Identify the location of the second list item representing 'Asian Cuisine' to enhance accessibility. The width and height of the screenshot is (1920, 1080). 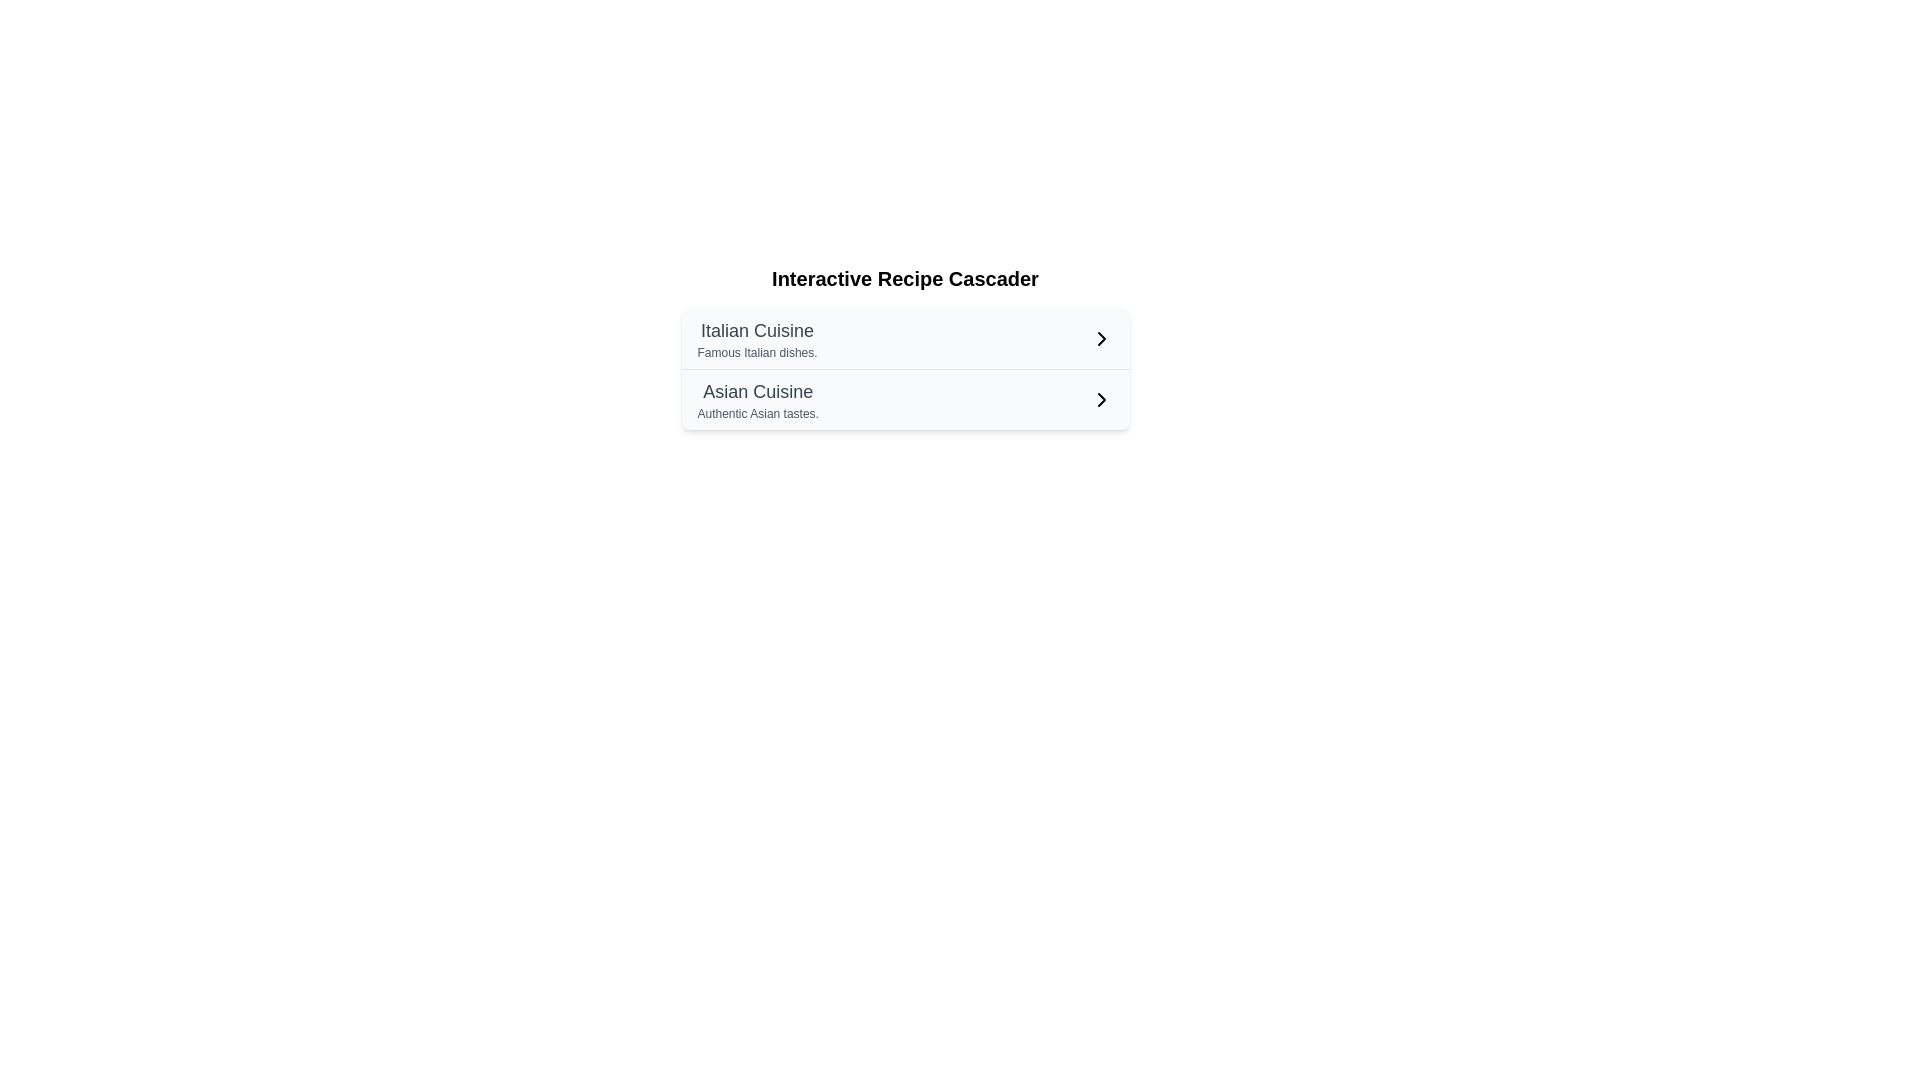
(904, 400).